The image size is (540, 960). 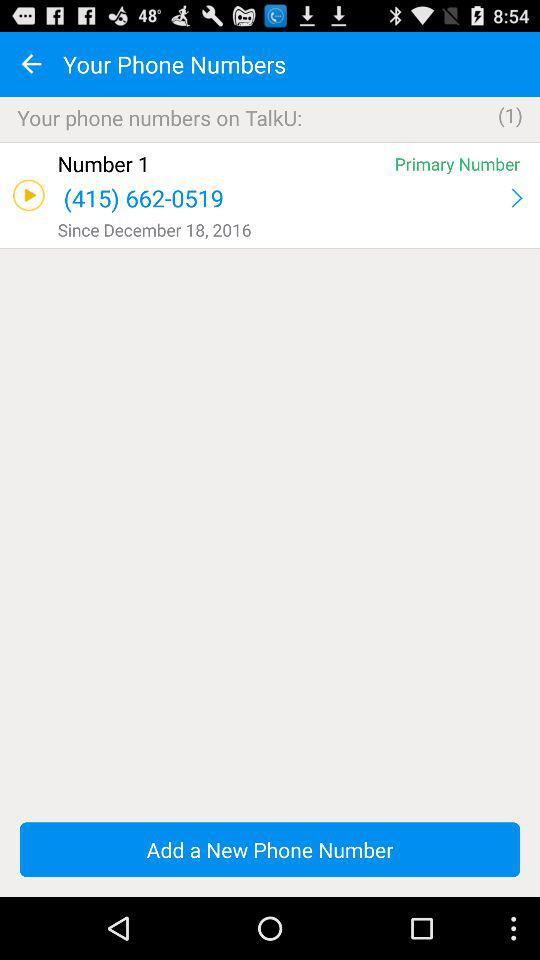 I want to click on primary number, so click(x=457, y=162).